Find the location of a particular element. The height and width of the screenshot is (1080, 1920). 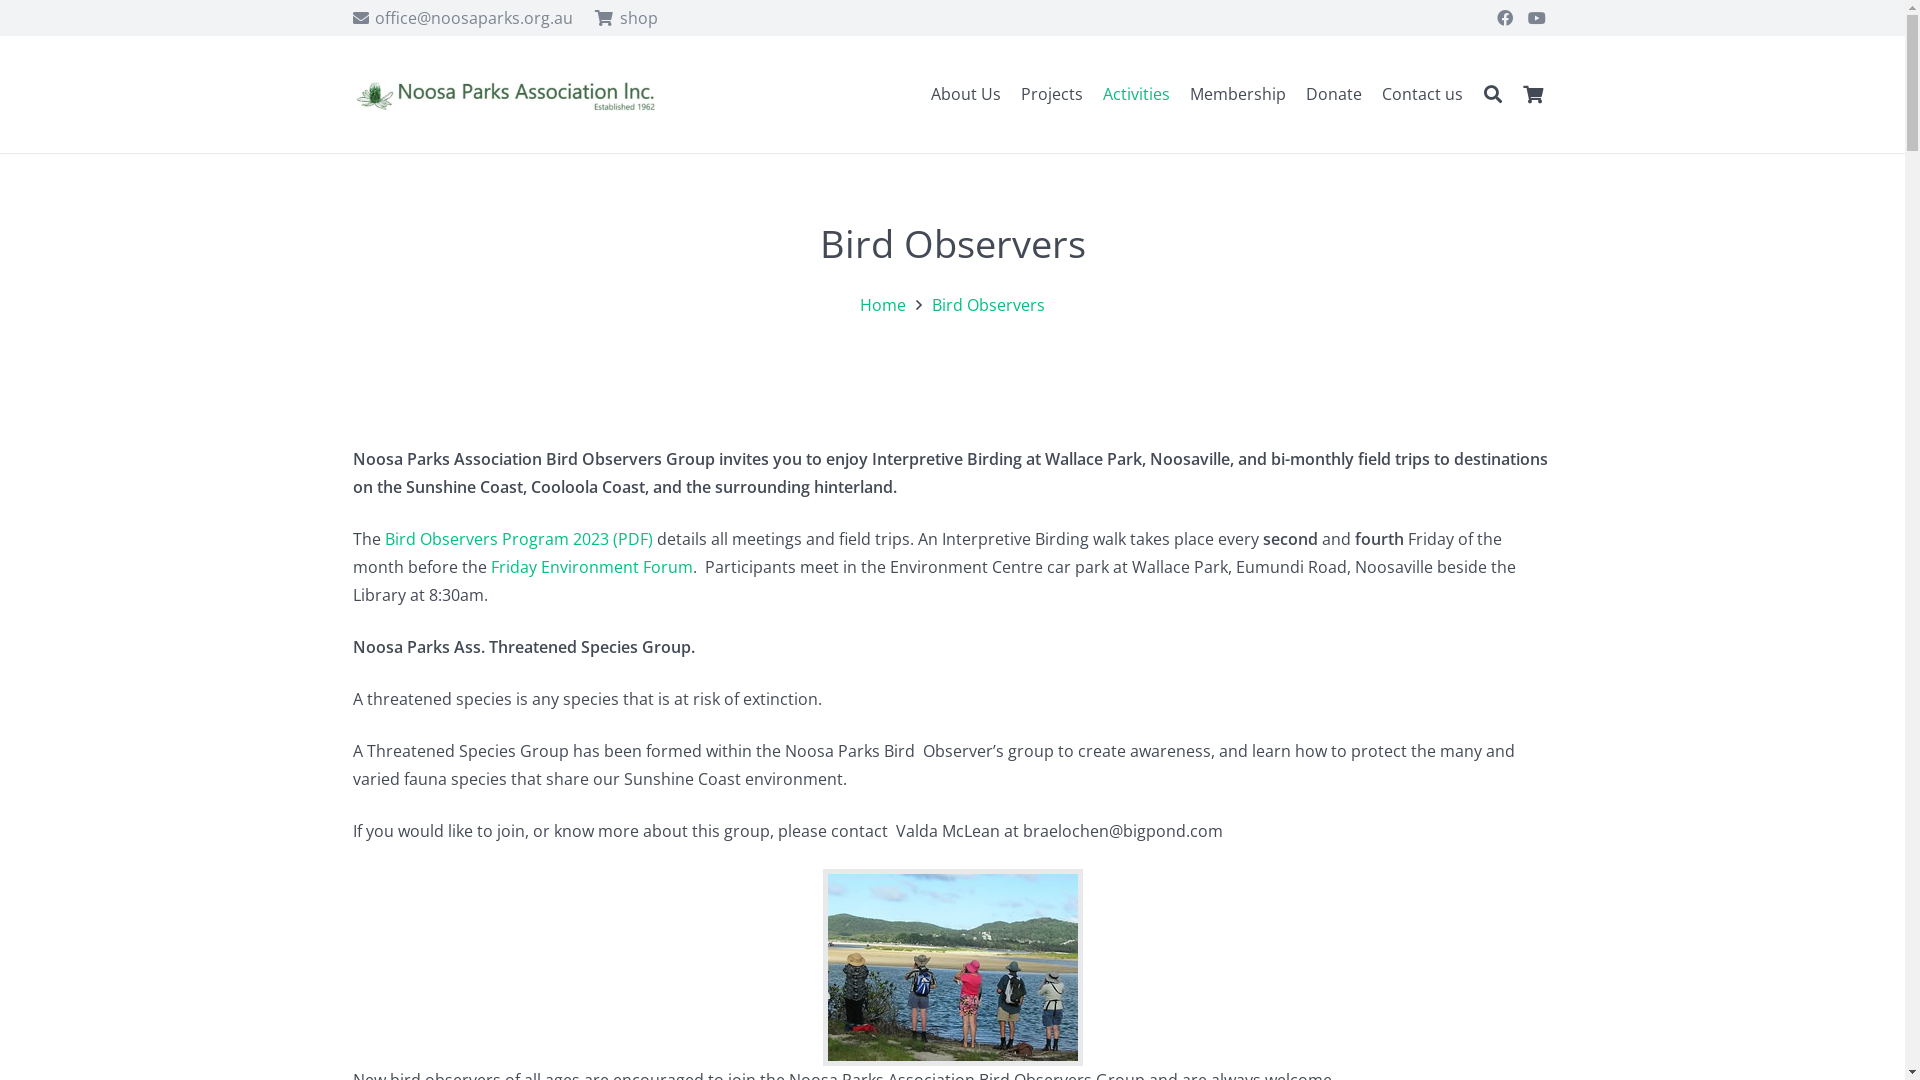

'Donate' is located at coordinates (1334, 94).